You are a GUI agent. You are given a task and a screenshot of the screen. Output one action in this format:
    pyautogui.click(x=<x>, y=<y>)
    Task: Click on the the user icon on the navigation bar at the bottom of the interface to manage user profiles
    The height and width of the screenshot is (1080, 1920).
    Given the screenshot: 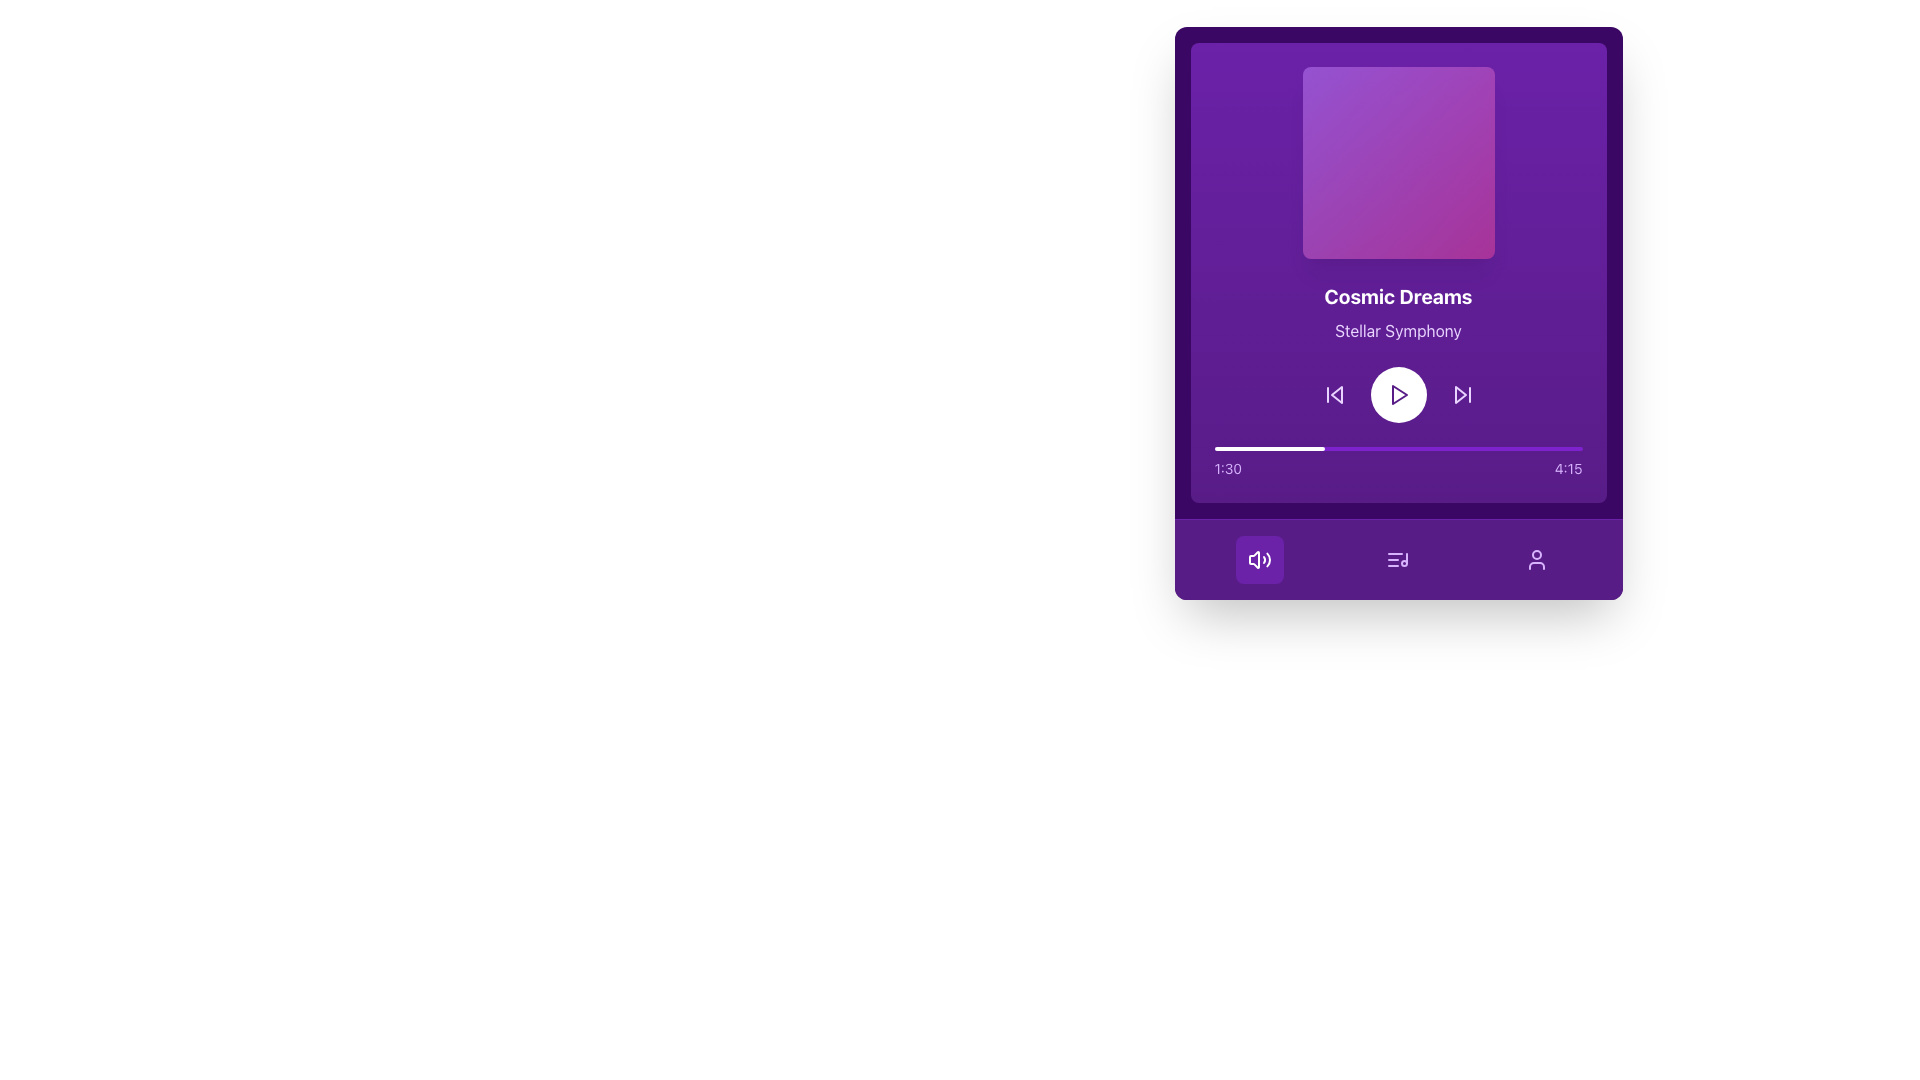 What is the action you would take?
    pyautogui.click(x=1397, y=559)
    